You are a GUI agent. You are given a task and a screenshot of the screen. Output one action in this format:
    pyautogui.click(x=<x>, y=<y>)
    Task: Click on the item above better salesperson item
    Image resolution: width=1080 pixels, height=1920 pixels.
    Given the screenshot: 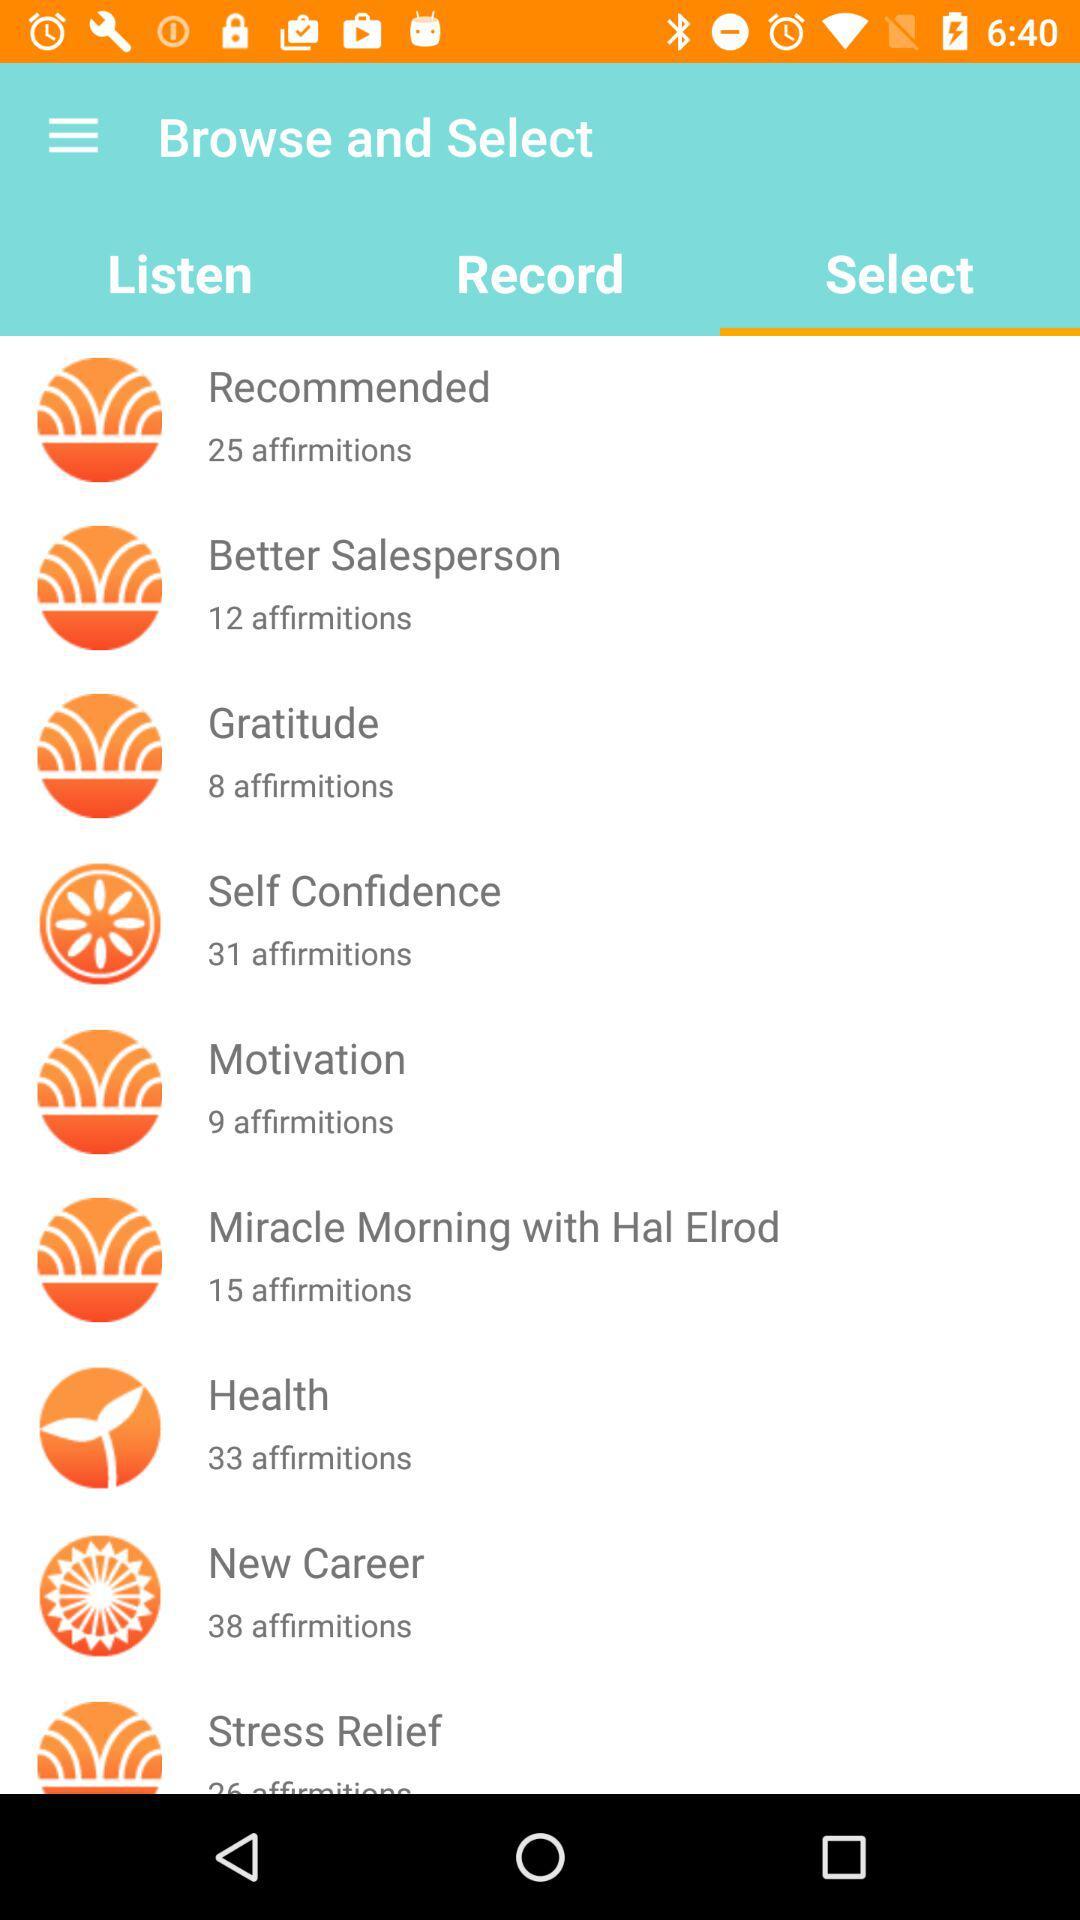 What is the action you would take?
    pyautogui.click(x=639, y=460)
    